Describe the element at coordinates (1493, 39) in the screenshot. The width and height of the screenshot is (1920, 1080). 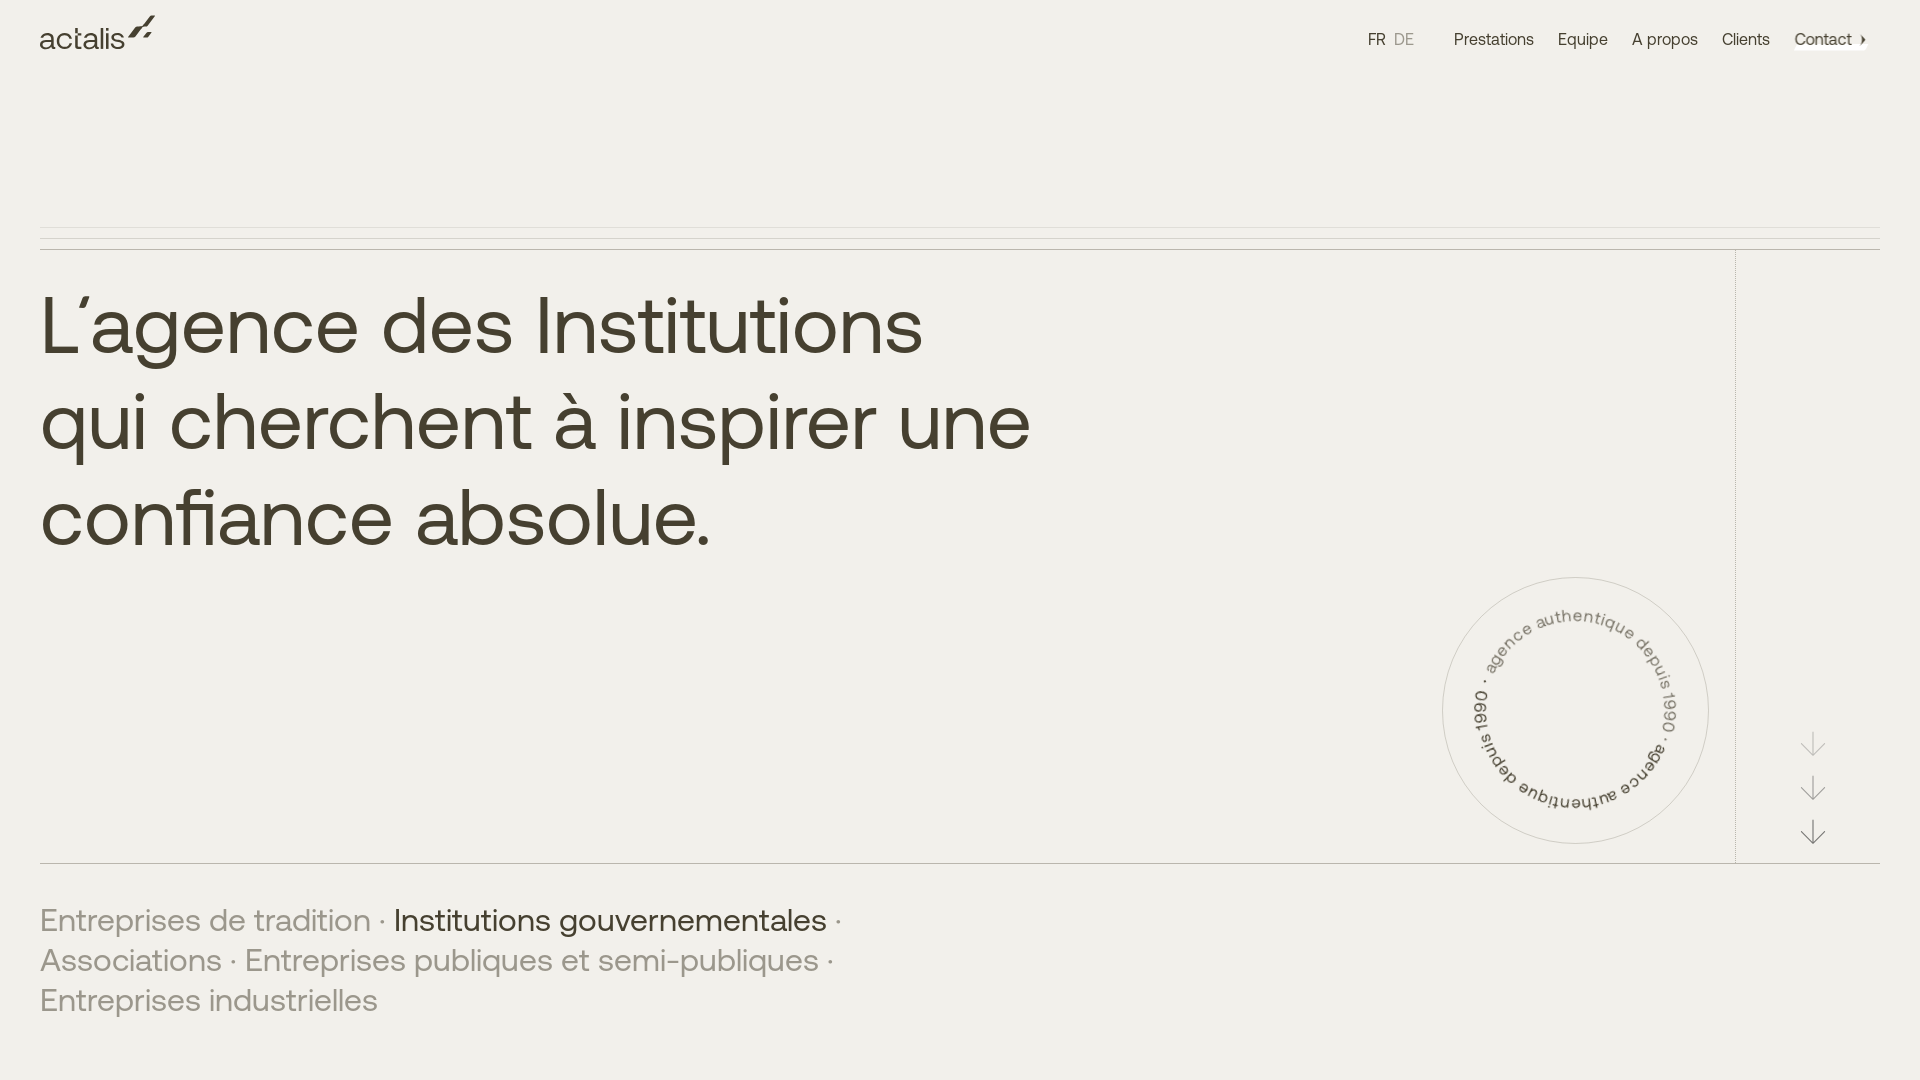
I see `'Prestations'` at that location.